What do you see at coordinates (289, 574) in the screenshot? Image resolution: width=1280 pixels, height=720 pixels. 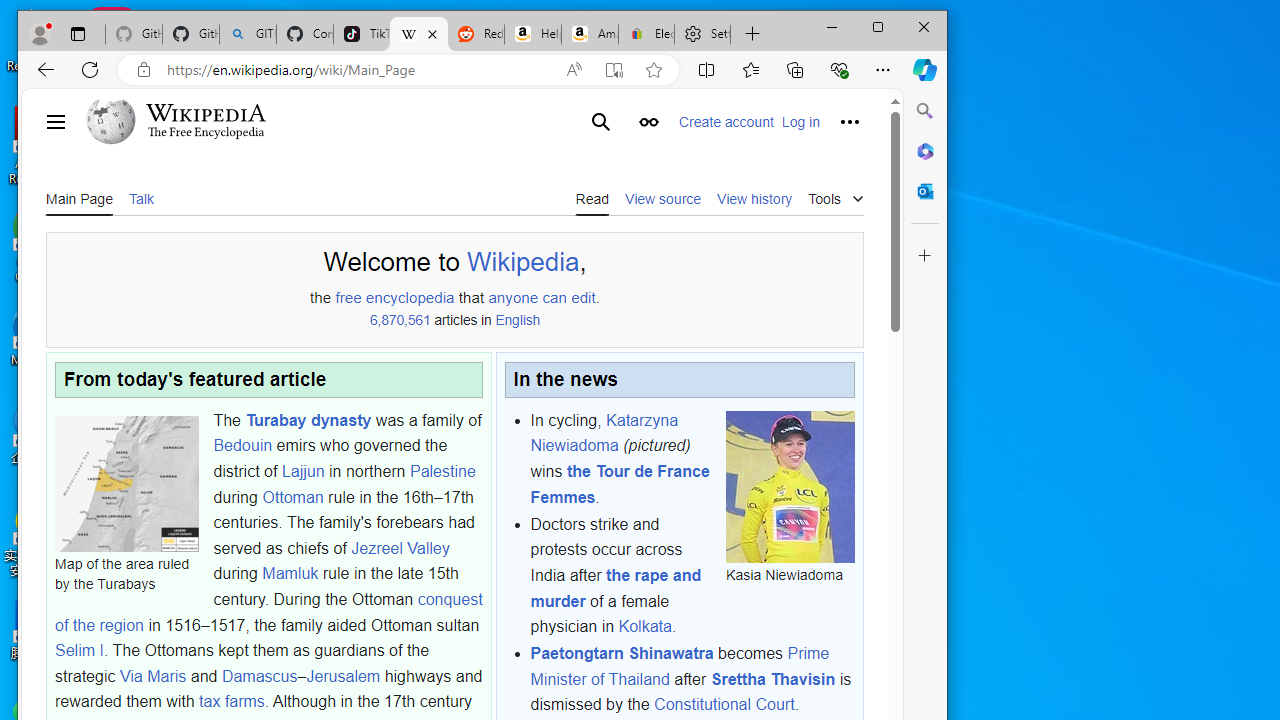 I see `'Mamluk'` at bounding box center [289, 574].